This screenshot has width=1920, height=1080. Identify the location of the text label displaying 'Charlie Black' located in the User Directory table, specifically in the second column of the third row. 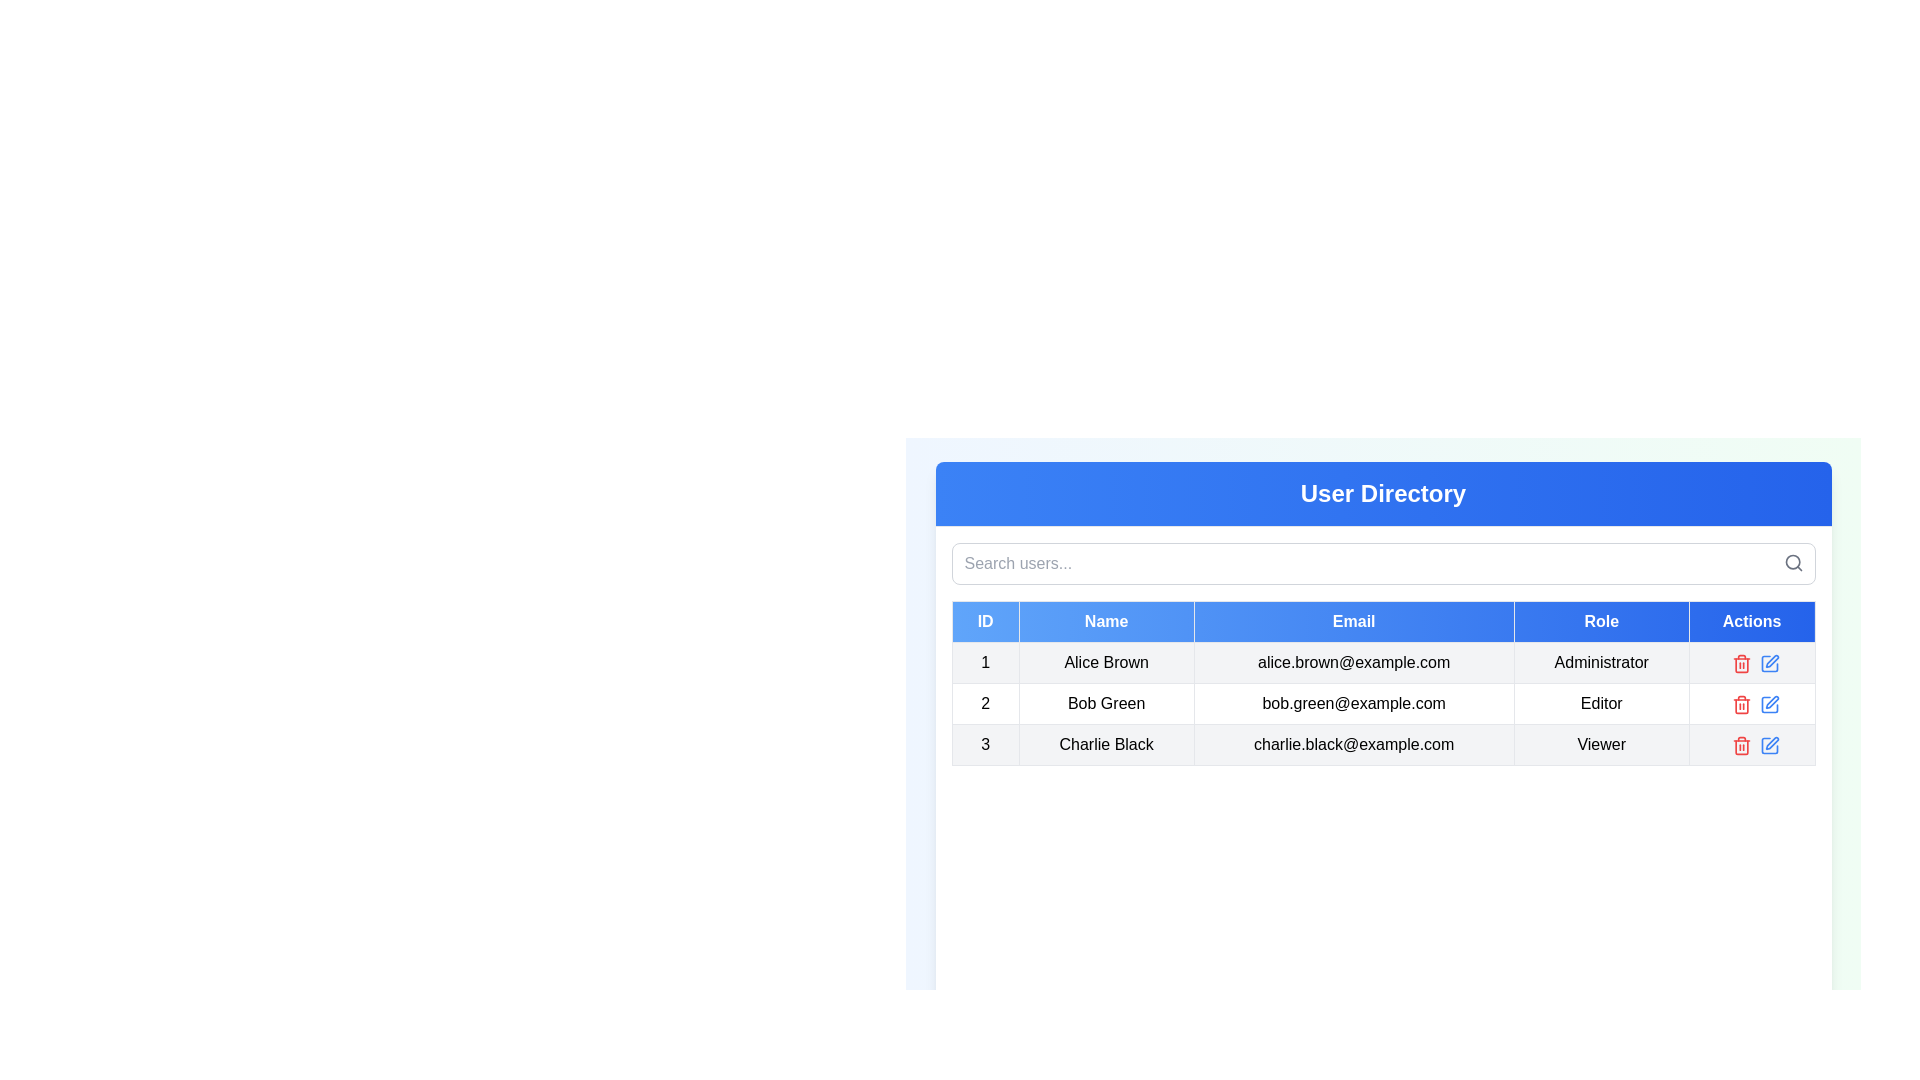
(1105, 744).